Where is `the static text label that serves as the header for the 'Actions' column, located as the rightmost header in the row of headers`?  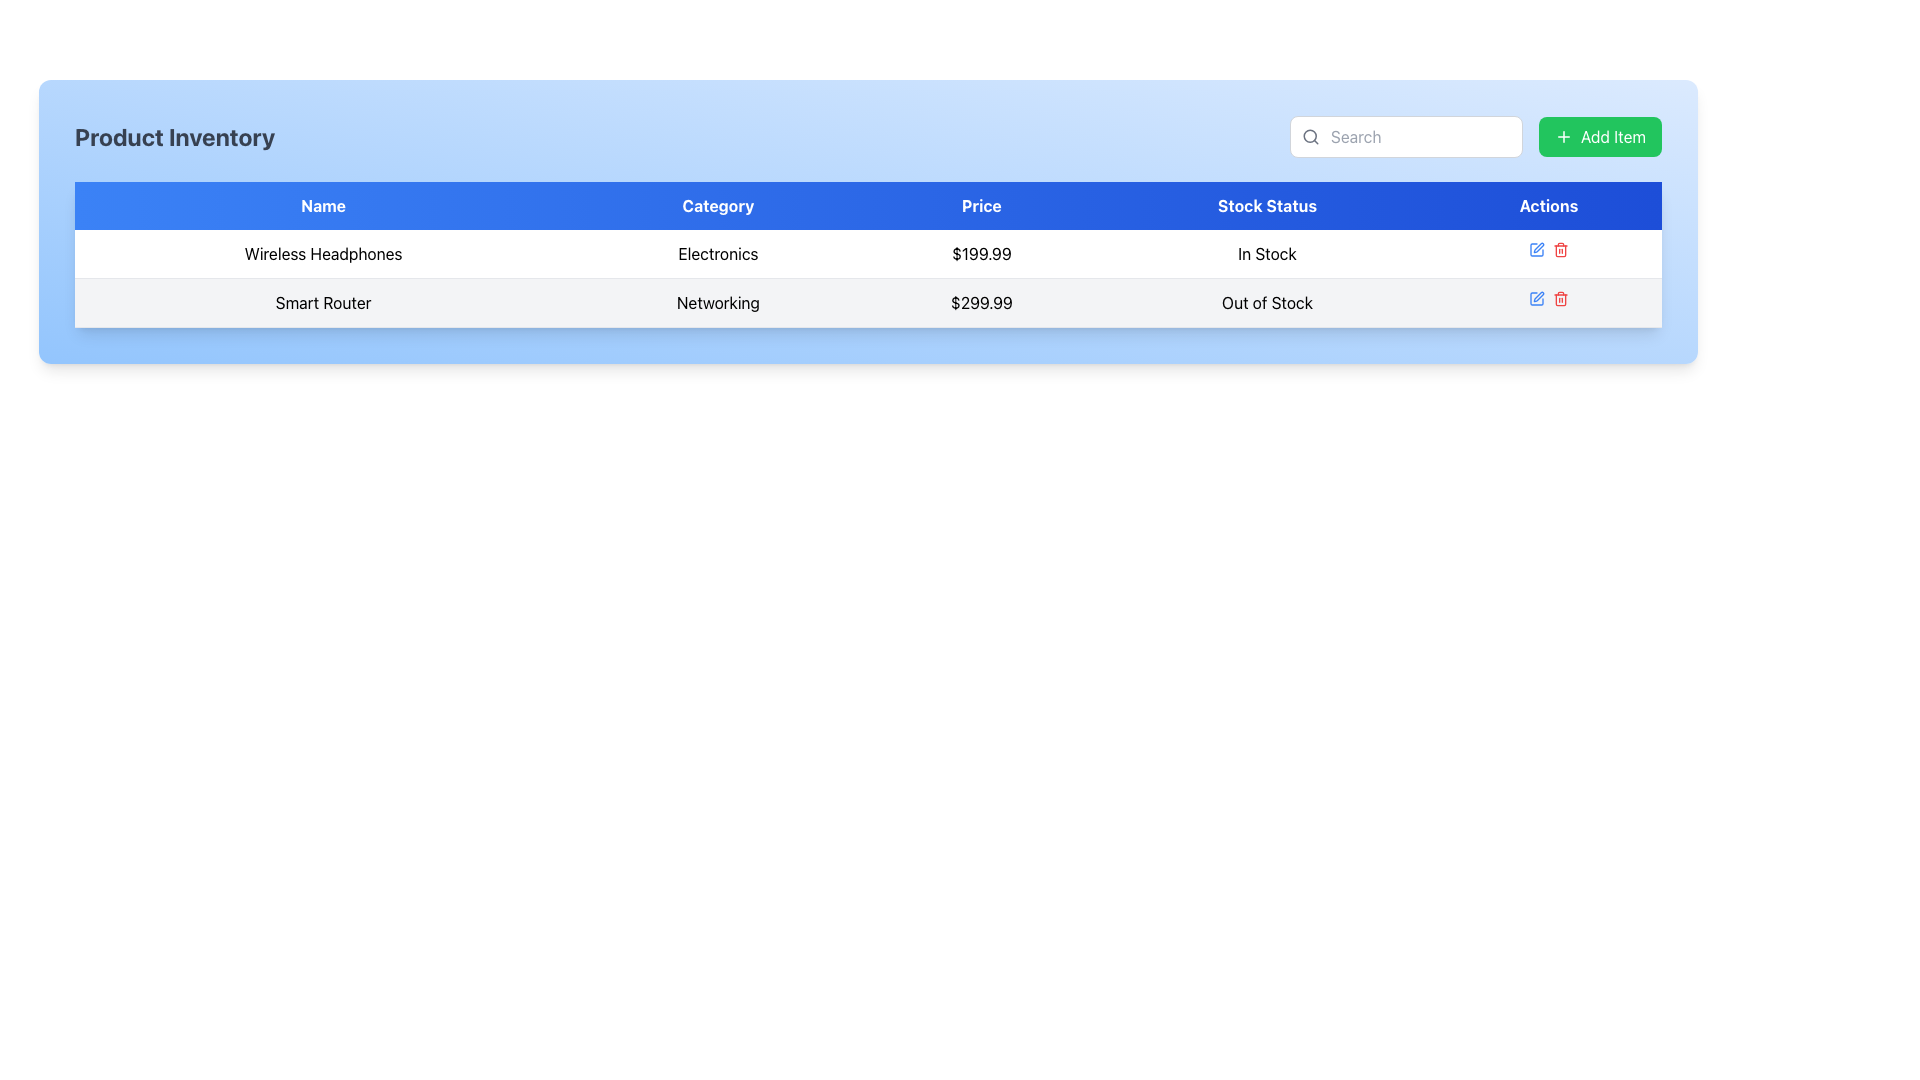 the static text label that serves as the header for the 'Actions' column, located as the rightmost header in the row of headers is located at coordinates (1547, 205).